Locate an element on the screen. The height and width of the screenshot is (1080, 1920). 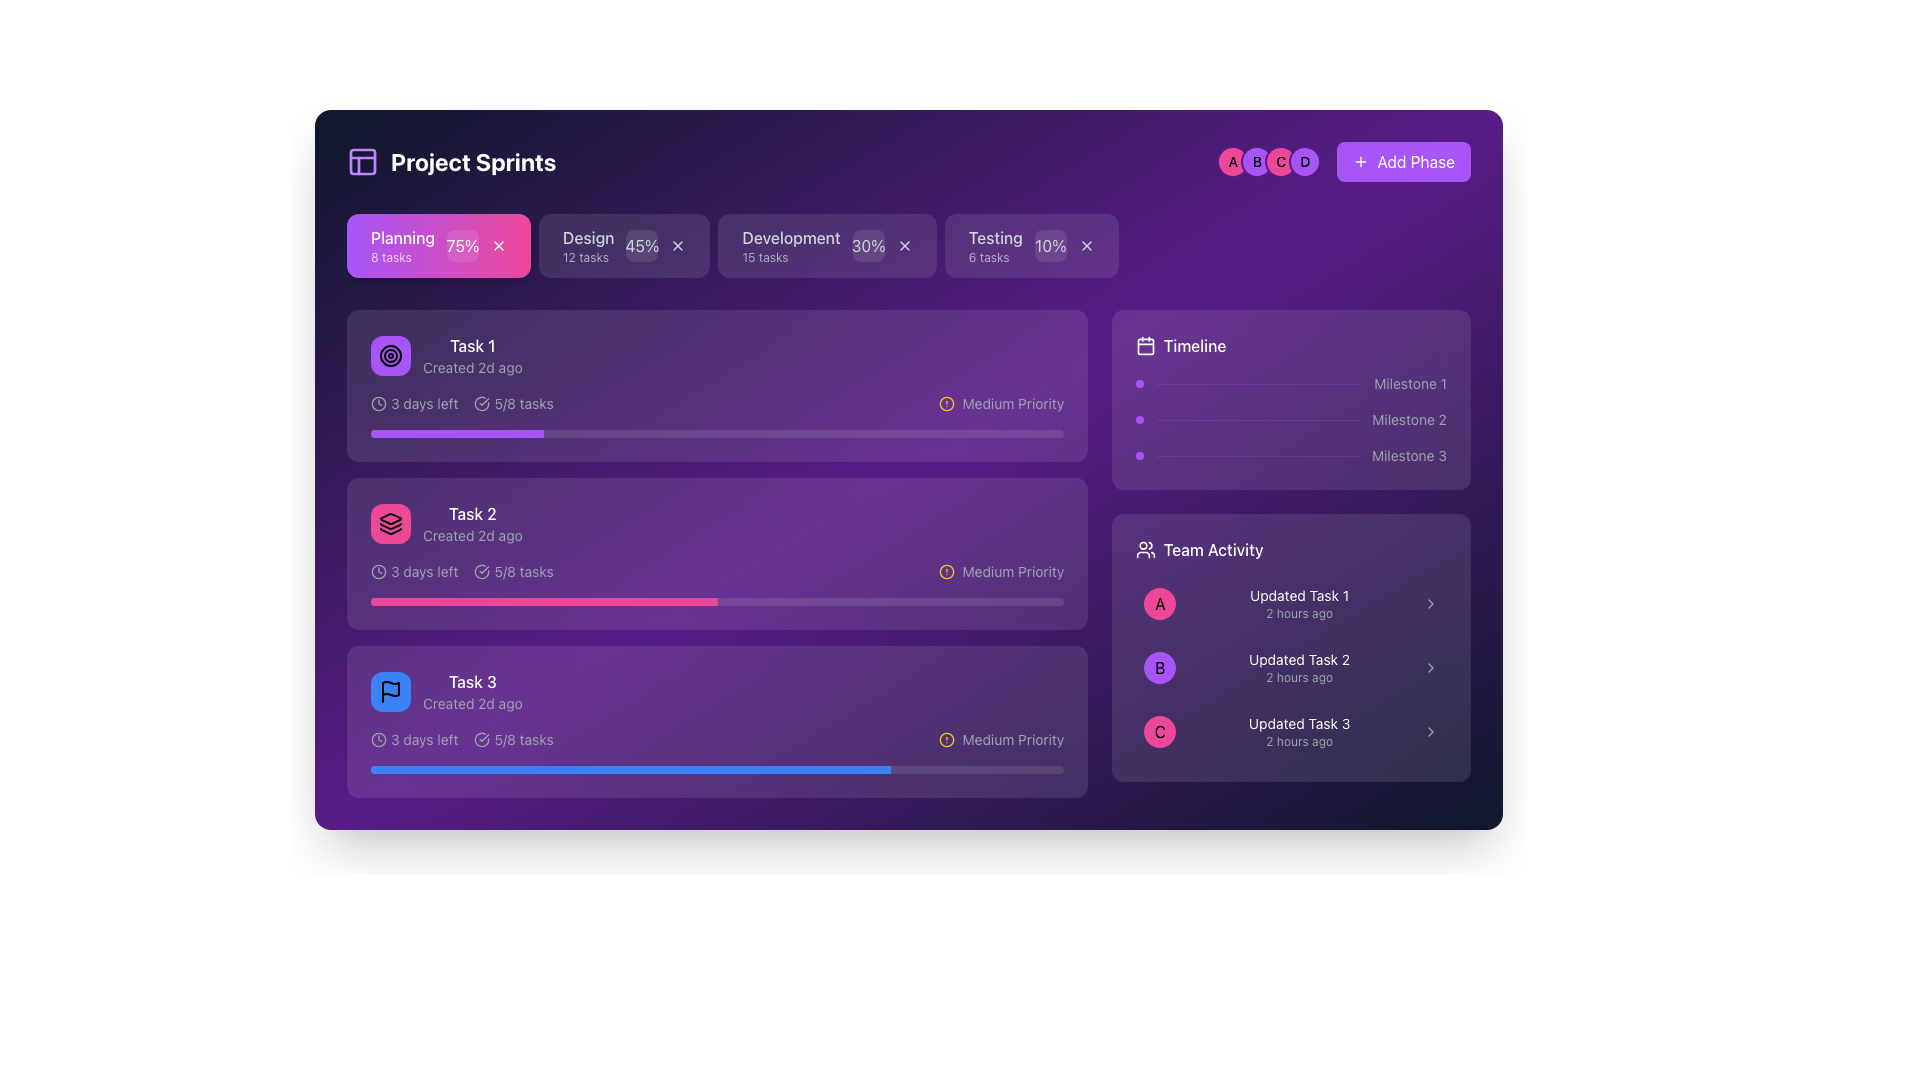
the small text label displaying '2 hours ago' located in the 'Team Activity' section beneath 'Updated Task 1' is located at coordinates (1299, 612).